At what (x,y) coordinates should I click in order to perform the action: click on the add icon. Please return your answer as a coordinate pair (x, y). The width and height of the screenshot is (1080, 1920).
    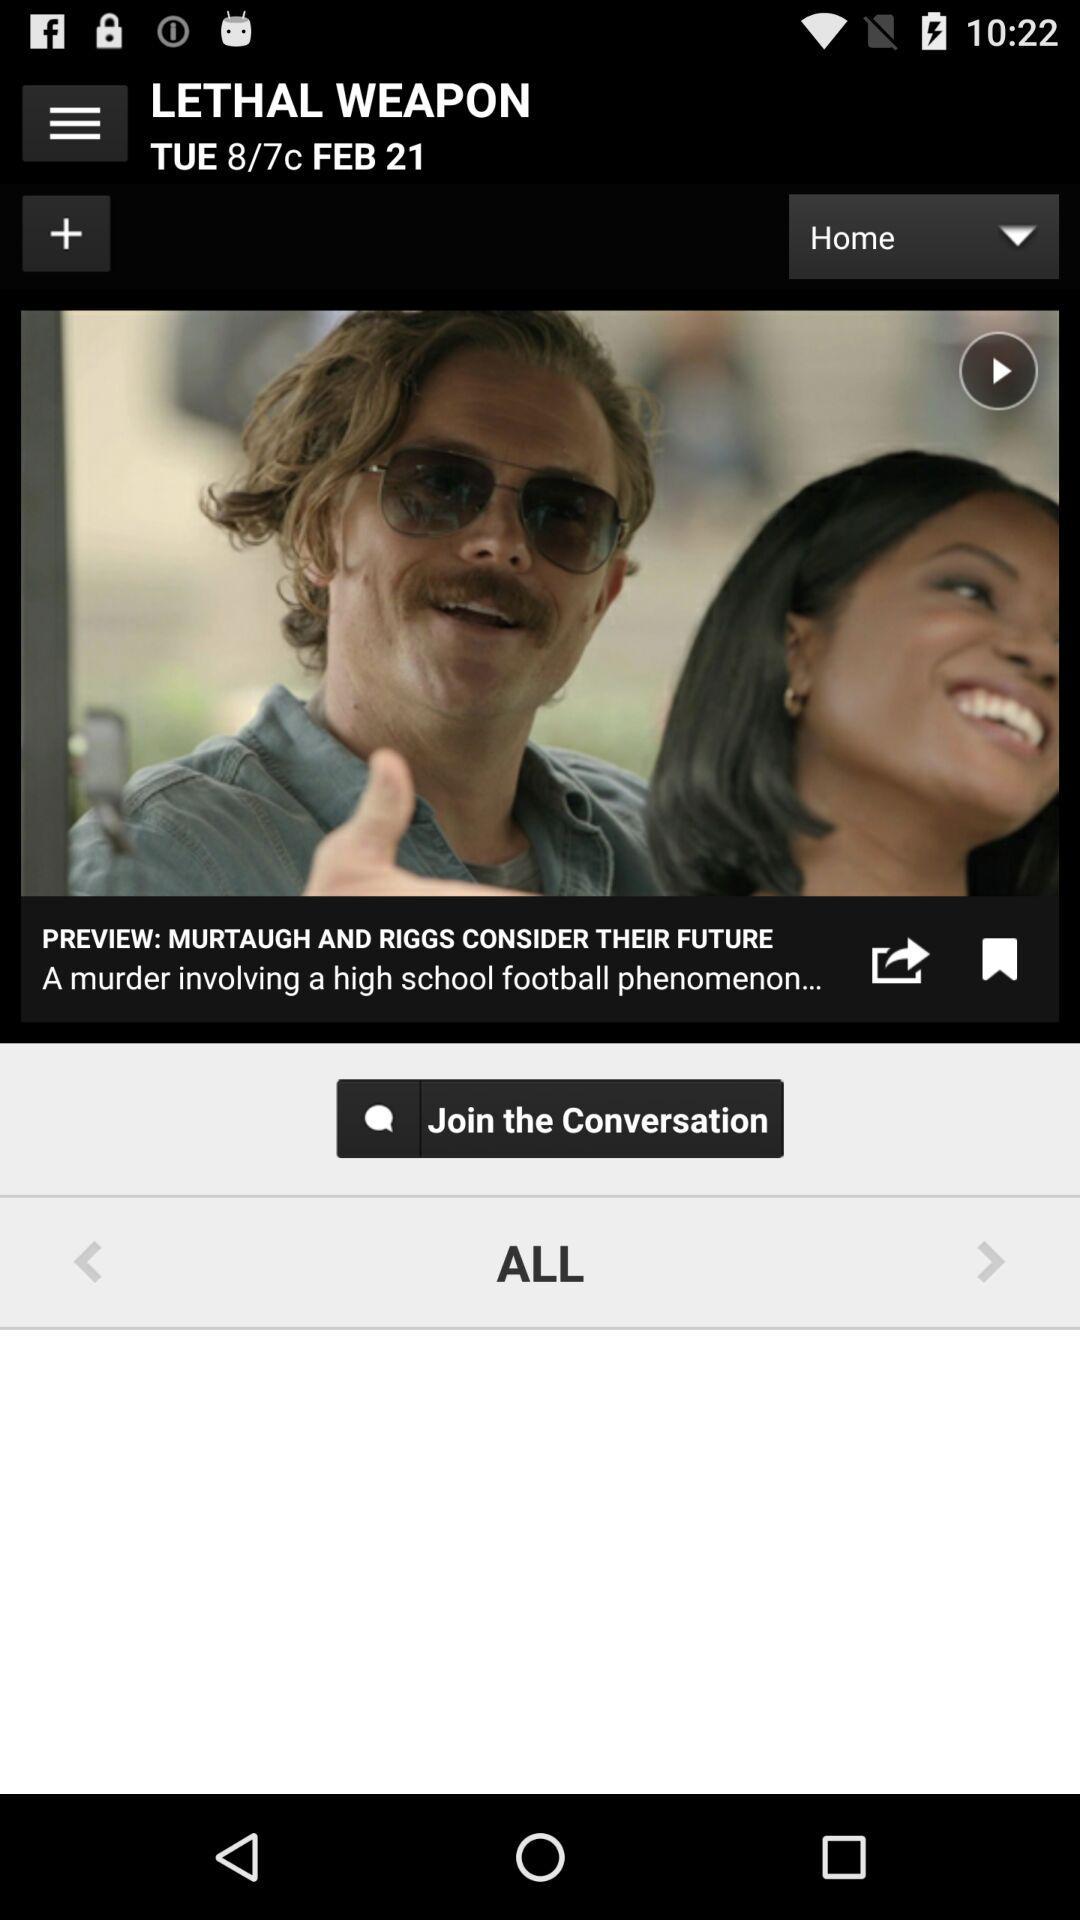
    Looking at the image, I should click on (66, 248).